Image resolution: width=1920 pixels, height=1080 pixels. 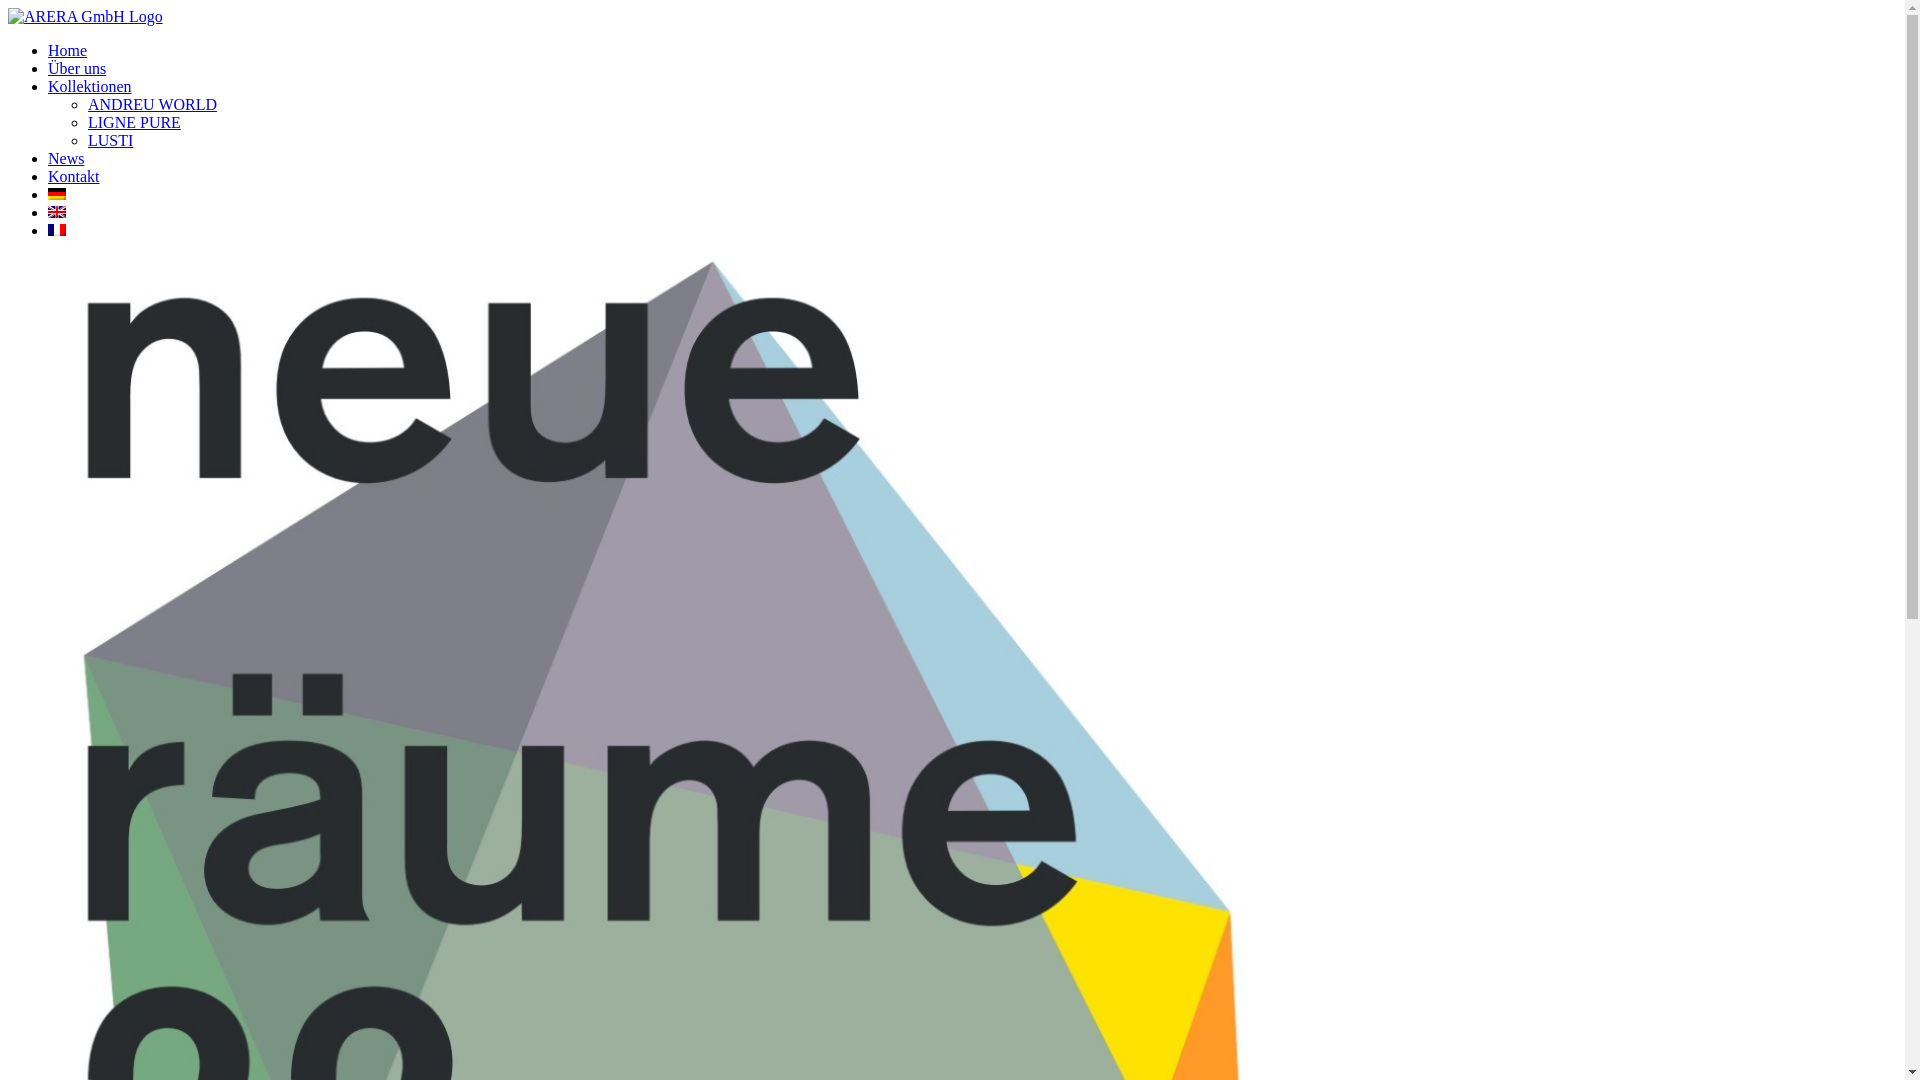 What do you see at coordinates (73, 175) in the screenshot?
I see `'Kontakt'` at bounding box center [73, 175].